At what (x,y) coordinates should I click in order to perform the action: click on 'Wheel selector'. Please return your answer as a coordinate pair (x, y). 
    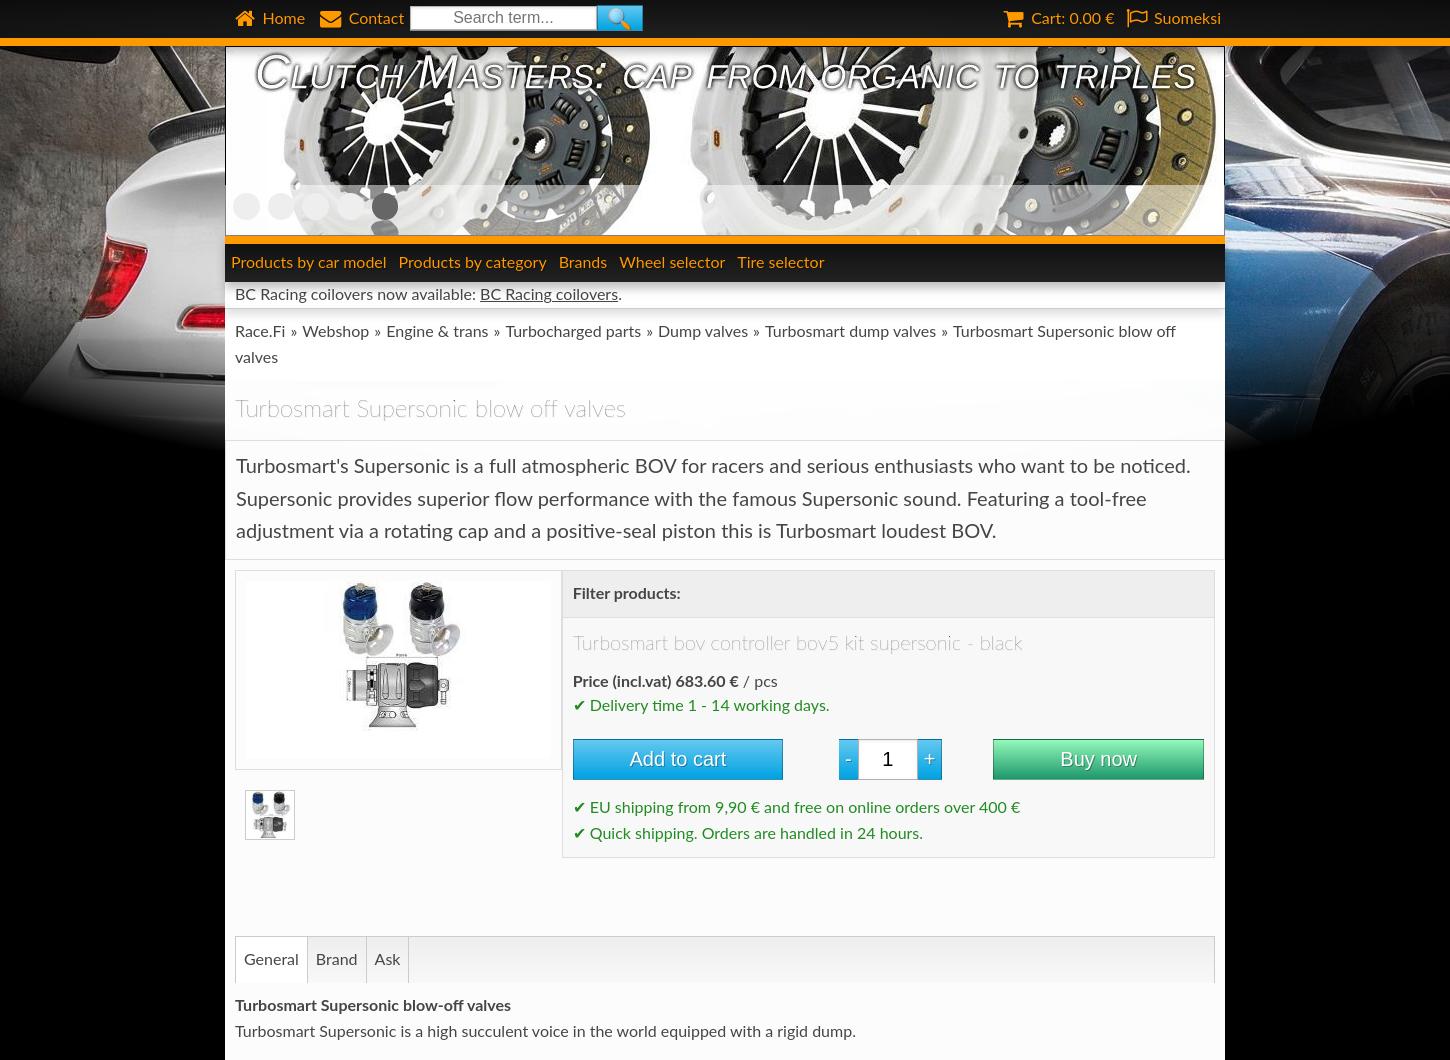
    Looking at the image, I should click on (670, 261).